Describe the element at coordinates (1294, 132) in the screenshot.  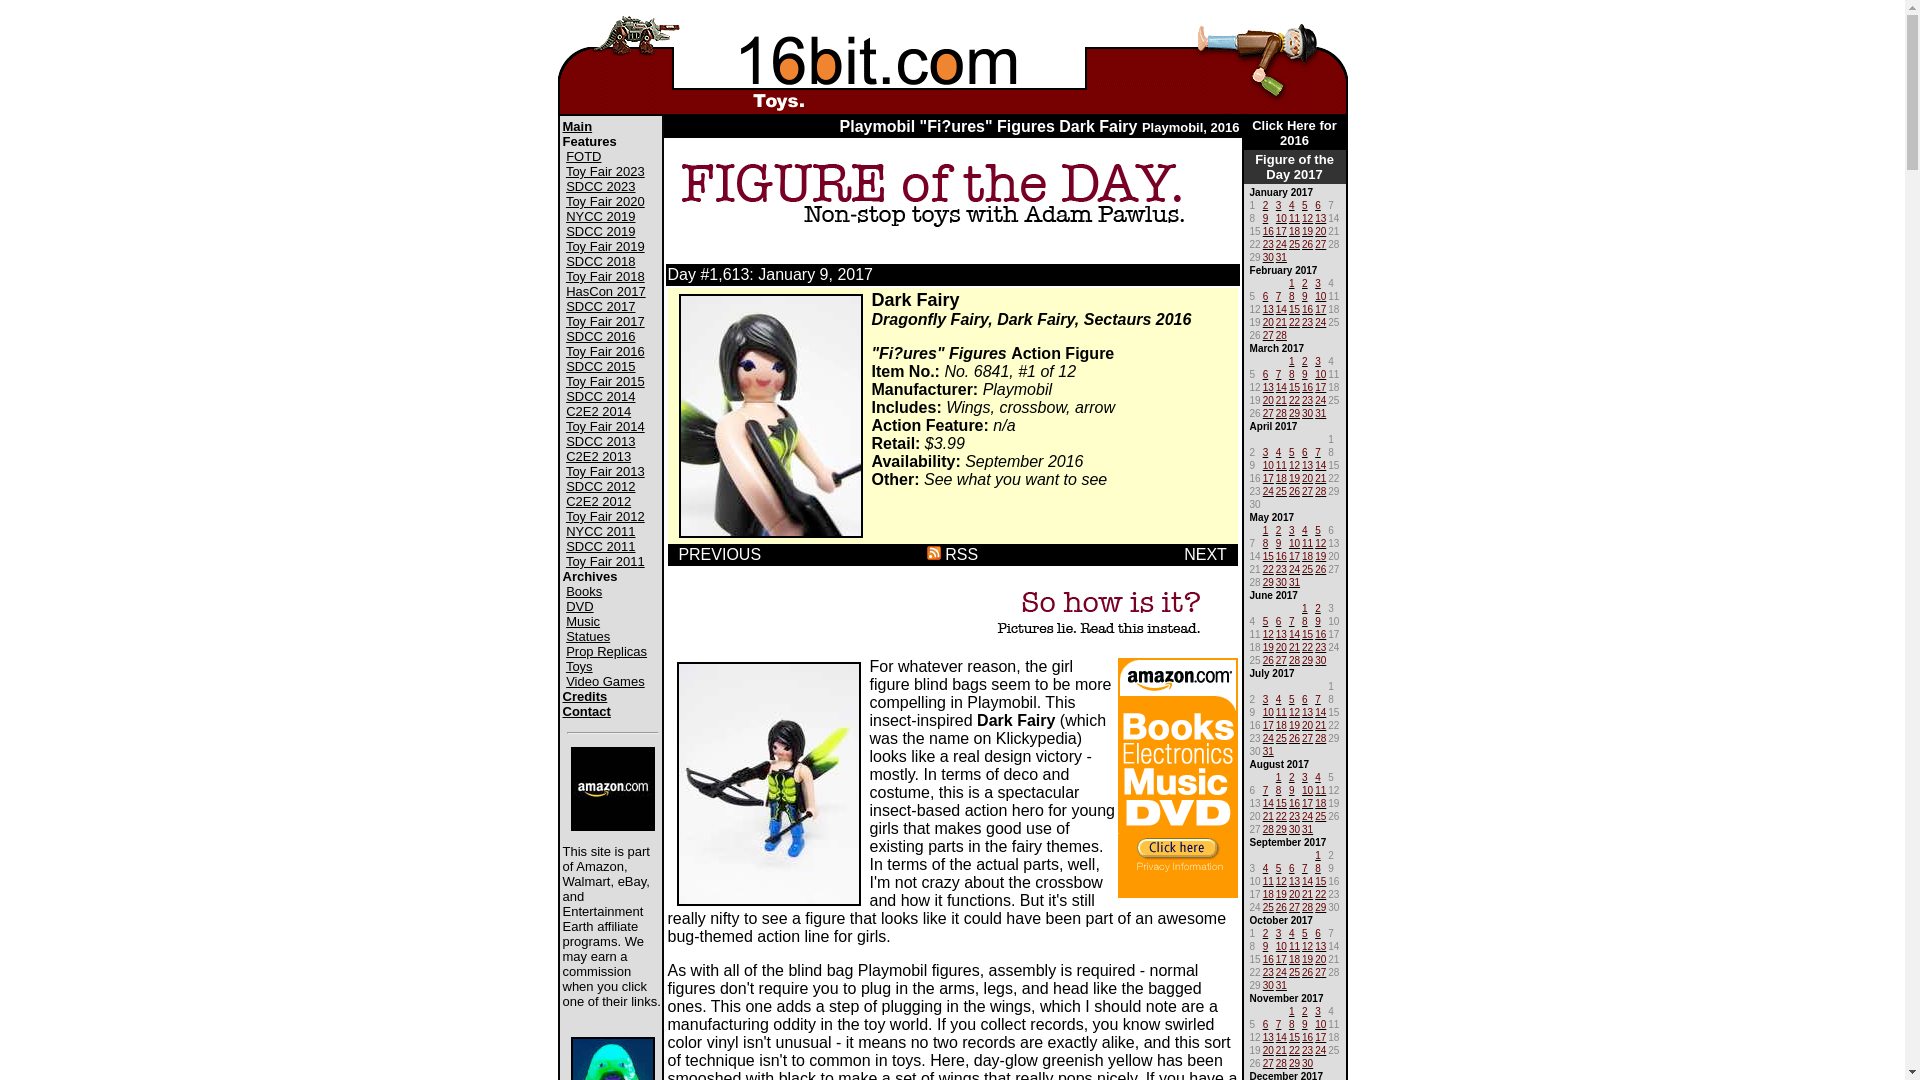
I see `'Click Here for 2016'` at that location.